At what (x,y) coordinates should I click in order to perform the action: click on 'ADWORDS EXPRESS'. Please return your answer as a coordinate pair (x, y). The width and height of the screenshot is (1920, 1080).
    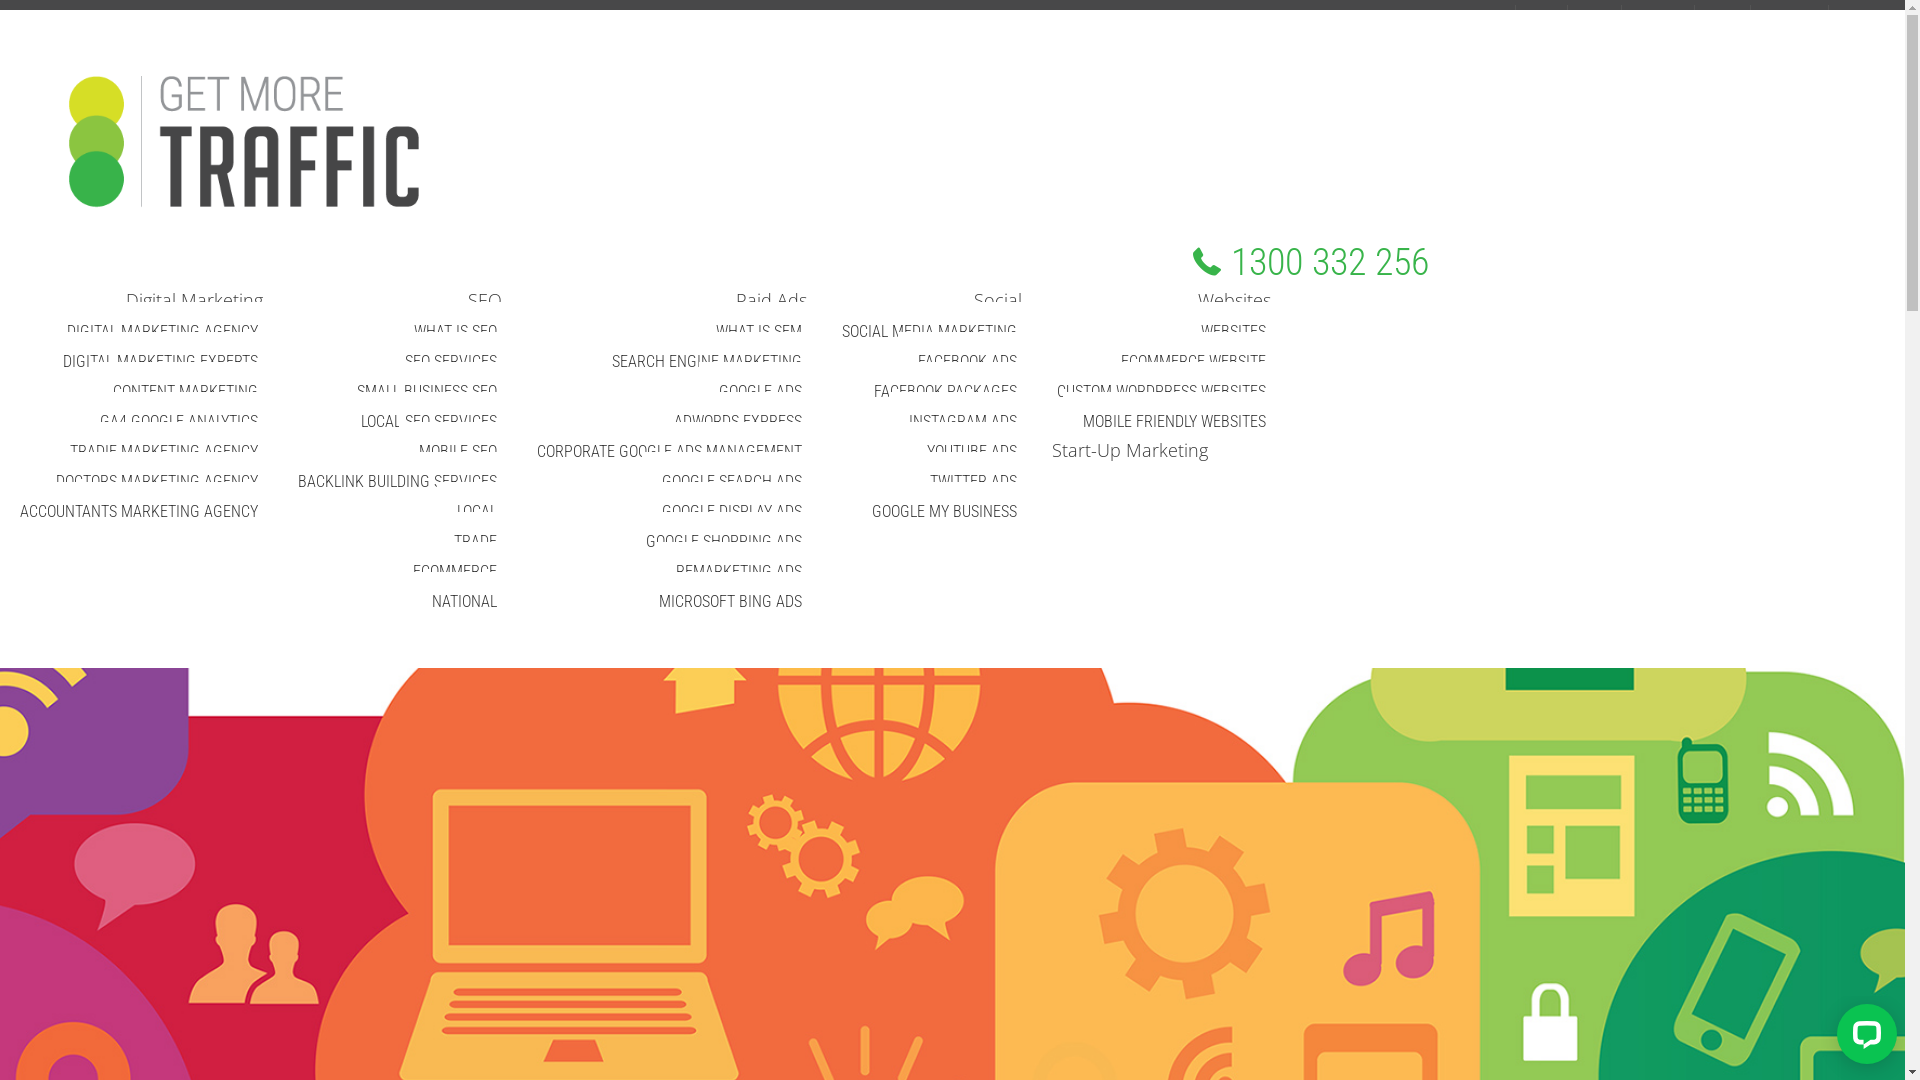
    Looking at the image, I should click on (653, 420).